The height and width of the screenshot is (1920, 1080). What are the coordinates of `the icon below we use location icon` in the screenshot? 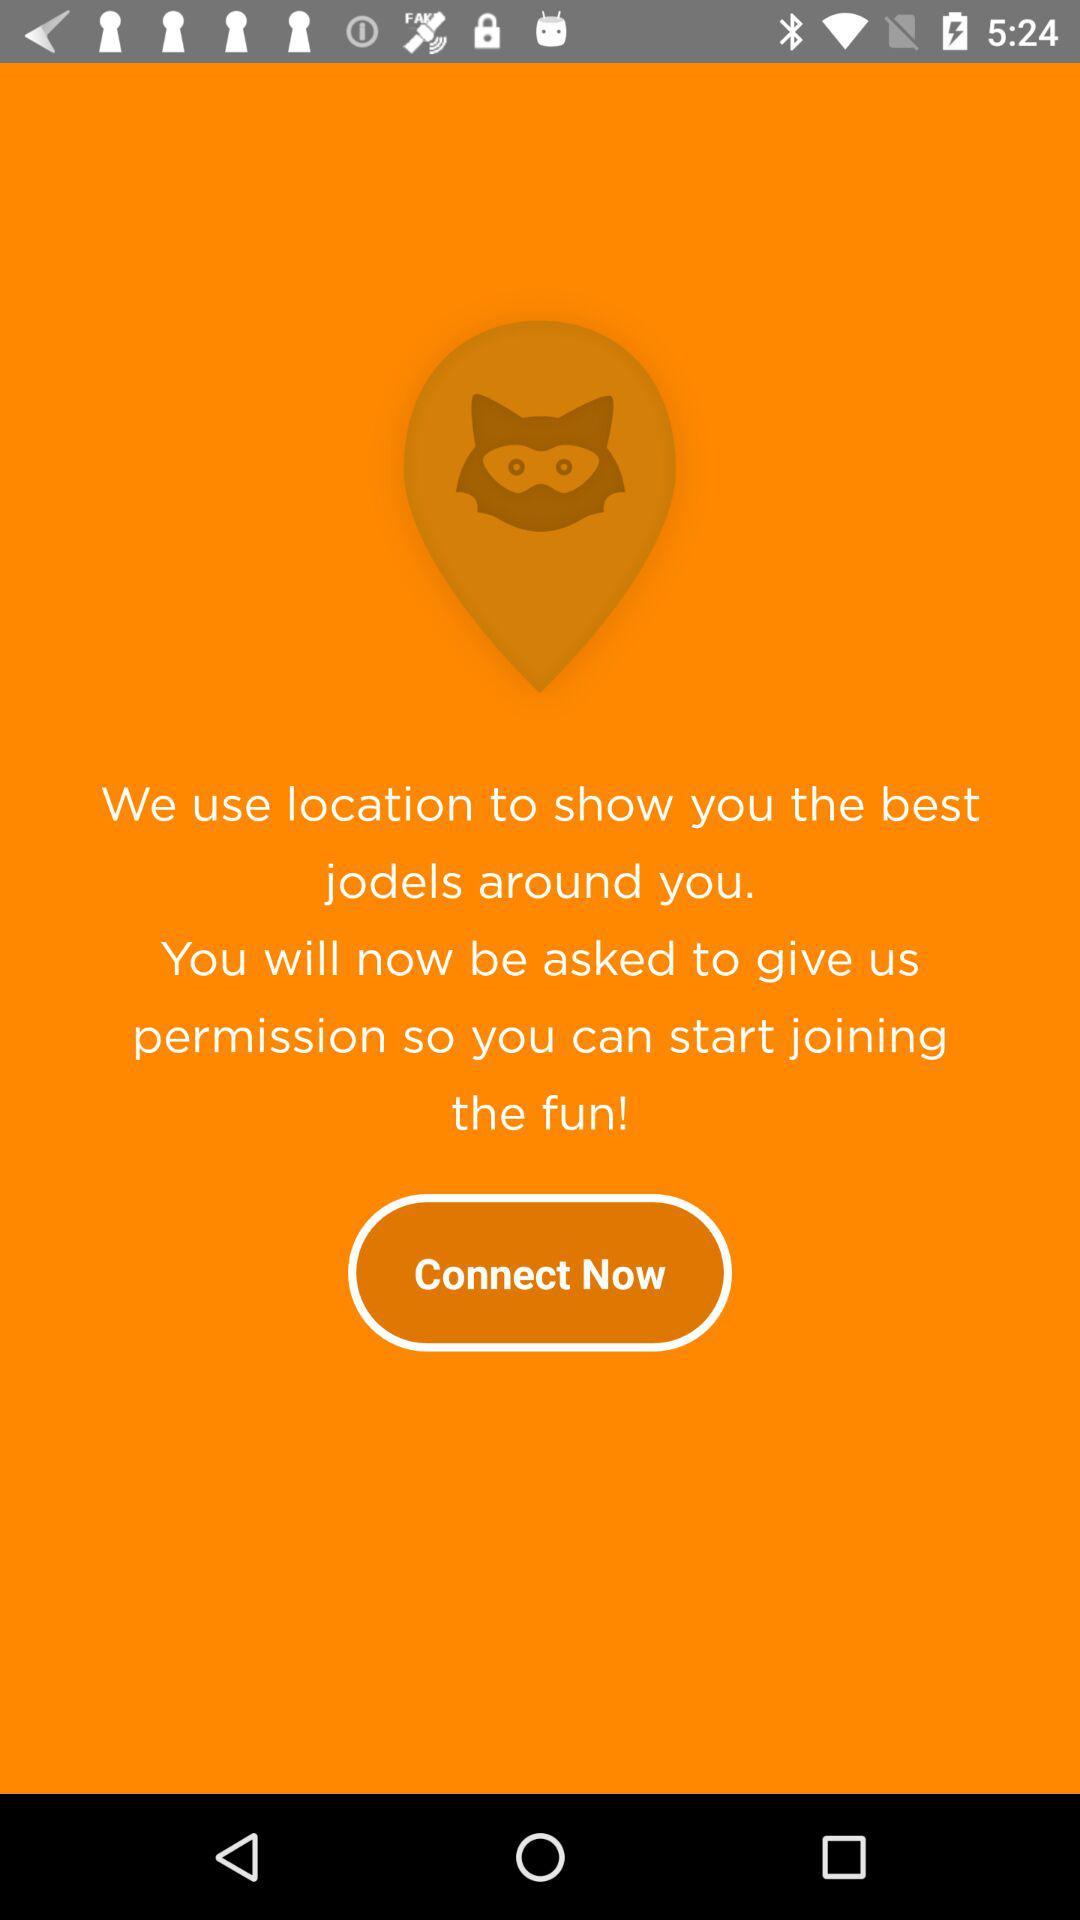 It's located at (540, 1271).